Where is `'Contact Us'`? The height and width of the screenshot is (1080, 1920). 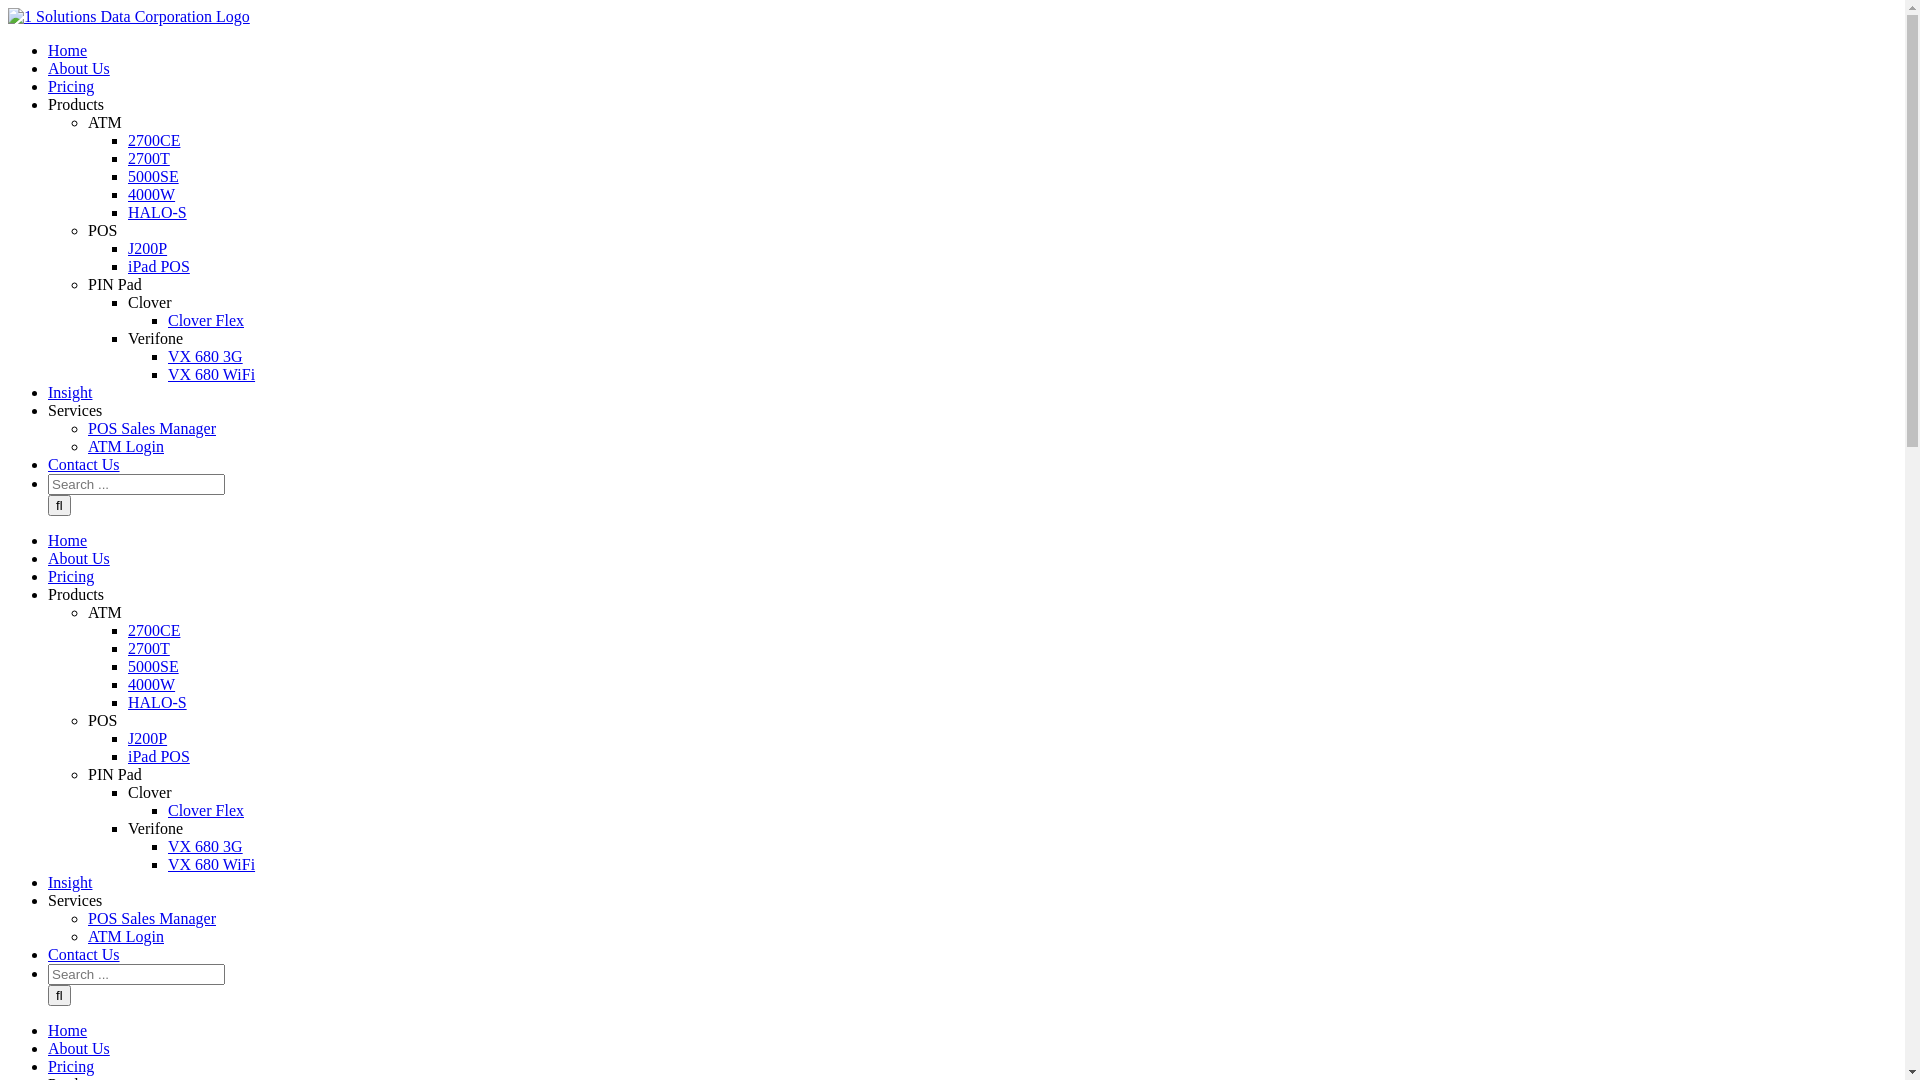 'Contact Us' is located at coordinates (82, 953).